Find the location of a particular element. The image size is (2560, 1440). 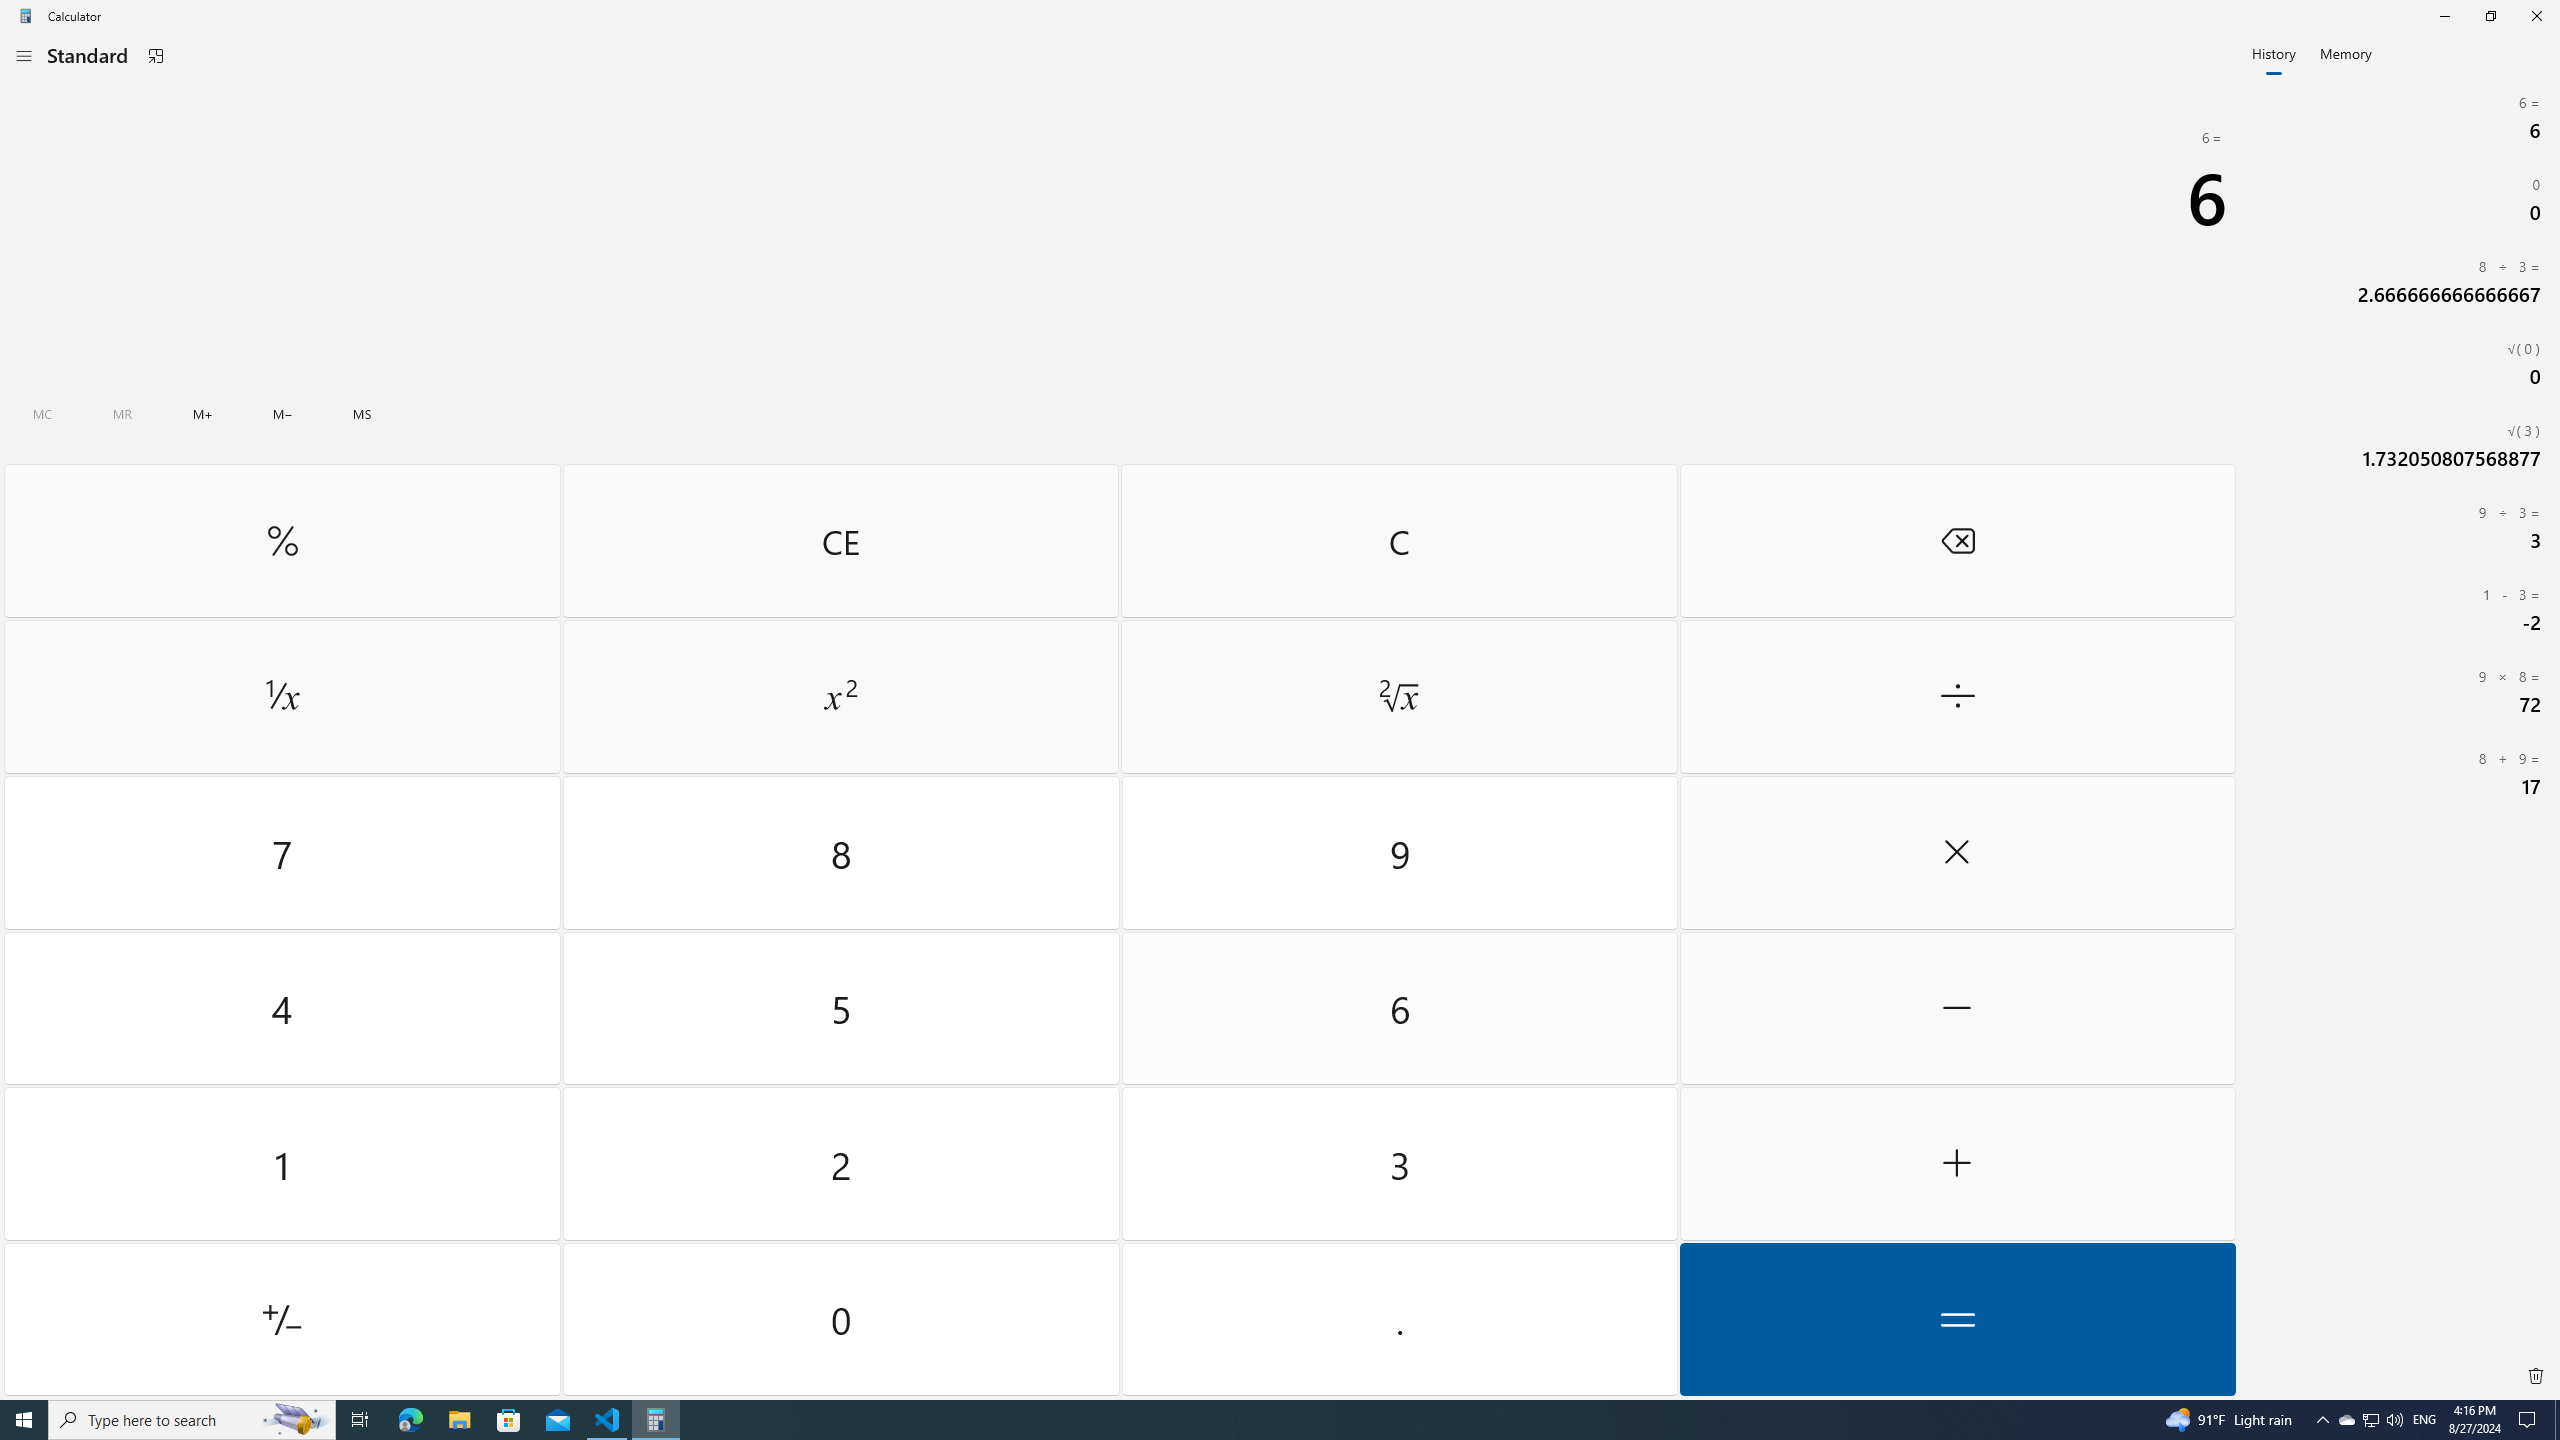

'Square' is located at coordinates (839, 697).